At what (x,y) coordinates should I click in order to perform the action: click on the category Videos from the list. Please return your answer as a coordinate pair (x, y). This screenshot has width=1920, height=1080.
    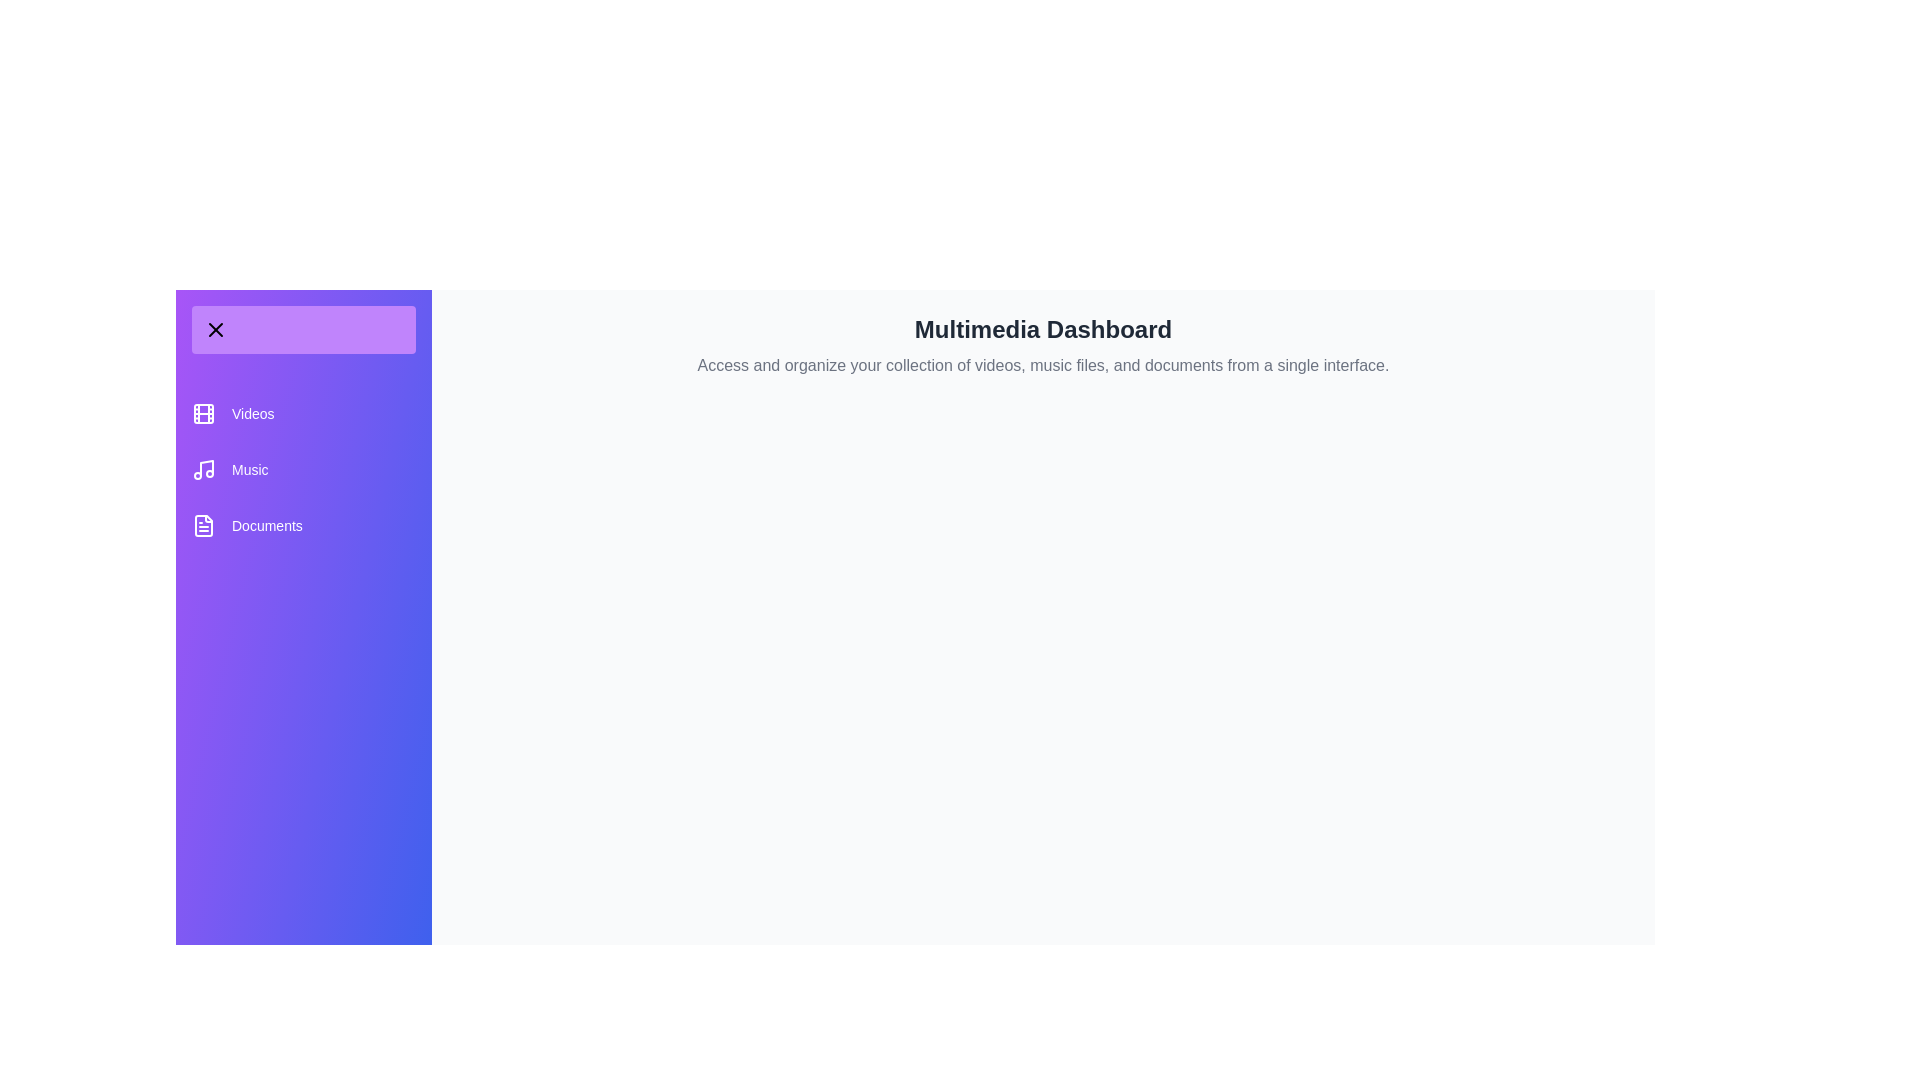
    Looking at the image, I should click on (302, 412).